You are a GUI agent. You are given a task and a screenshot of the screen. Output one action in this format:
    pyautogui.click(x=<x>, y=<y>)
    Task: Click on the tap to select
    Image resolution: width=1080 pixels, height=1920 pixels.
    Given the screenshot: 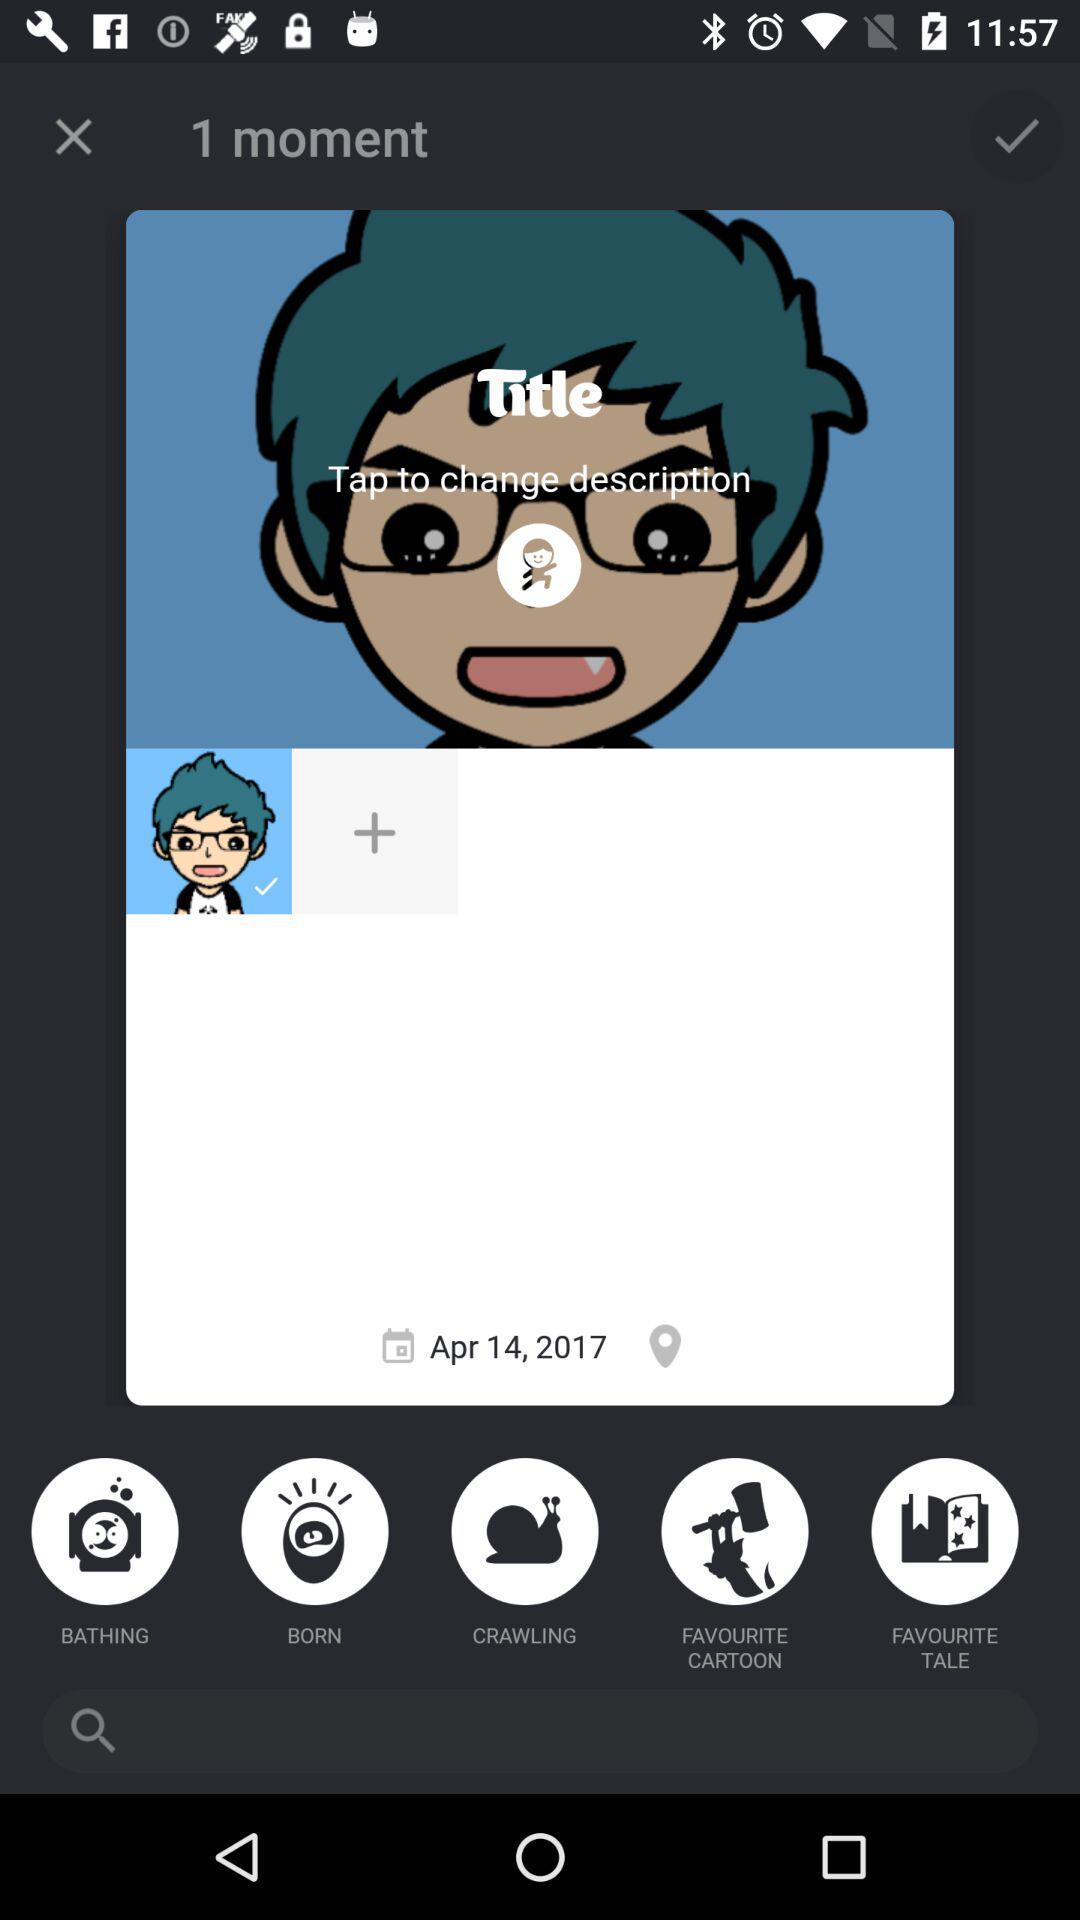 What is the action you would take?
    pyautogui.click(x=1017, y=135)
    